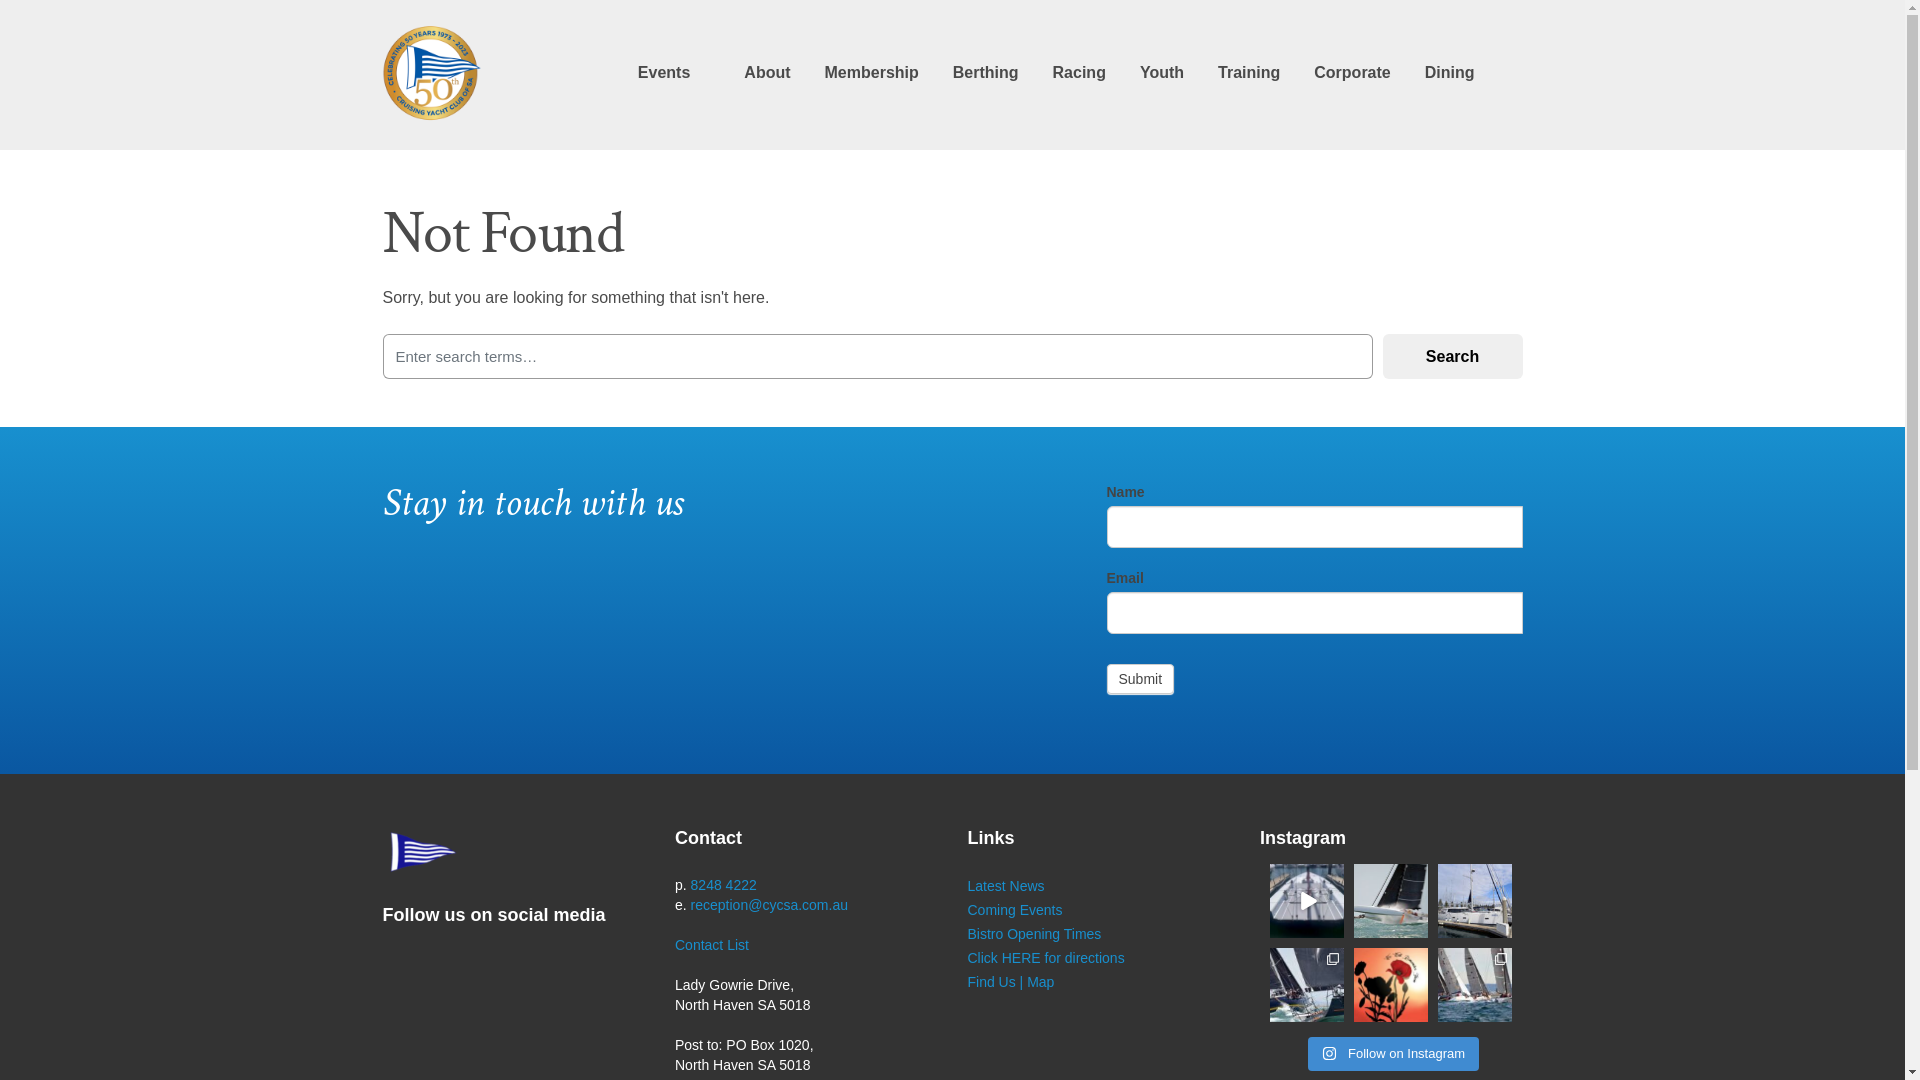 Image resolution: width=1920 pixels, height=1080 pixels. Describe the element at coordinates (985, 72) in the screenshot. I see `'Berthing'` at that location.